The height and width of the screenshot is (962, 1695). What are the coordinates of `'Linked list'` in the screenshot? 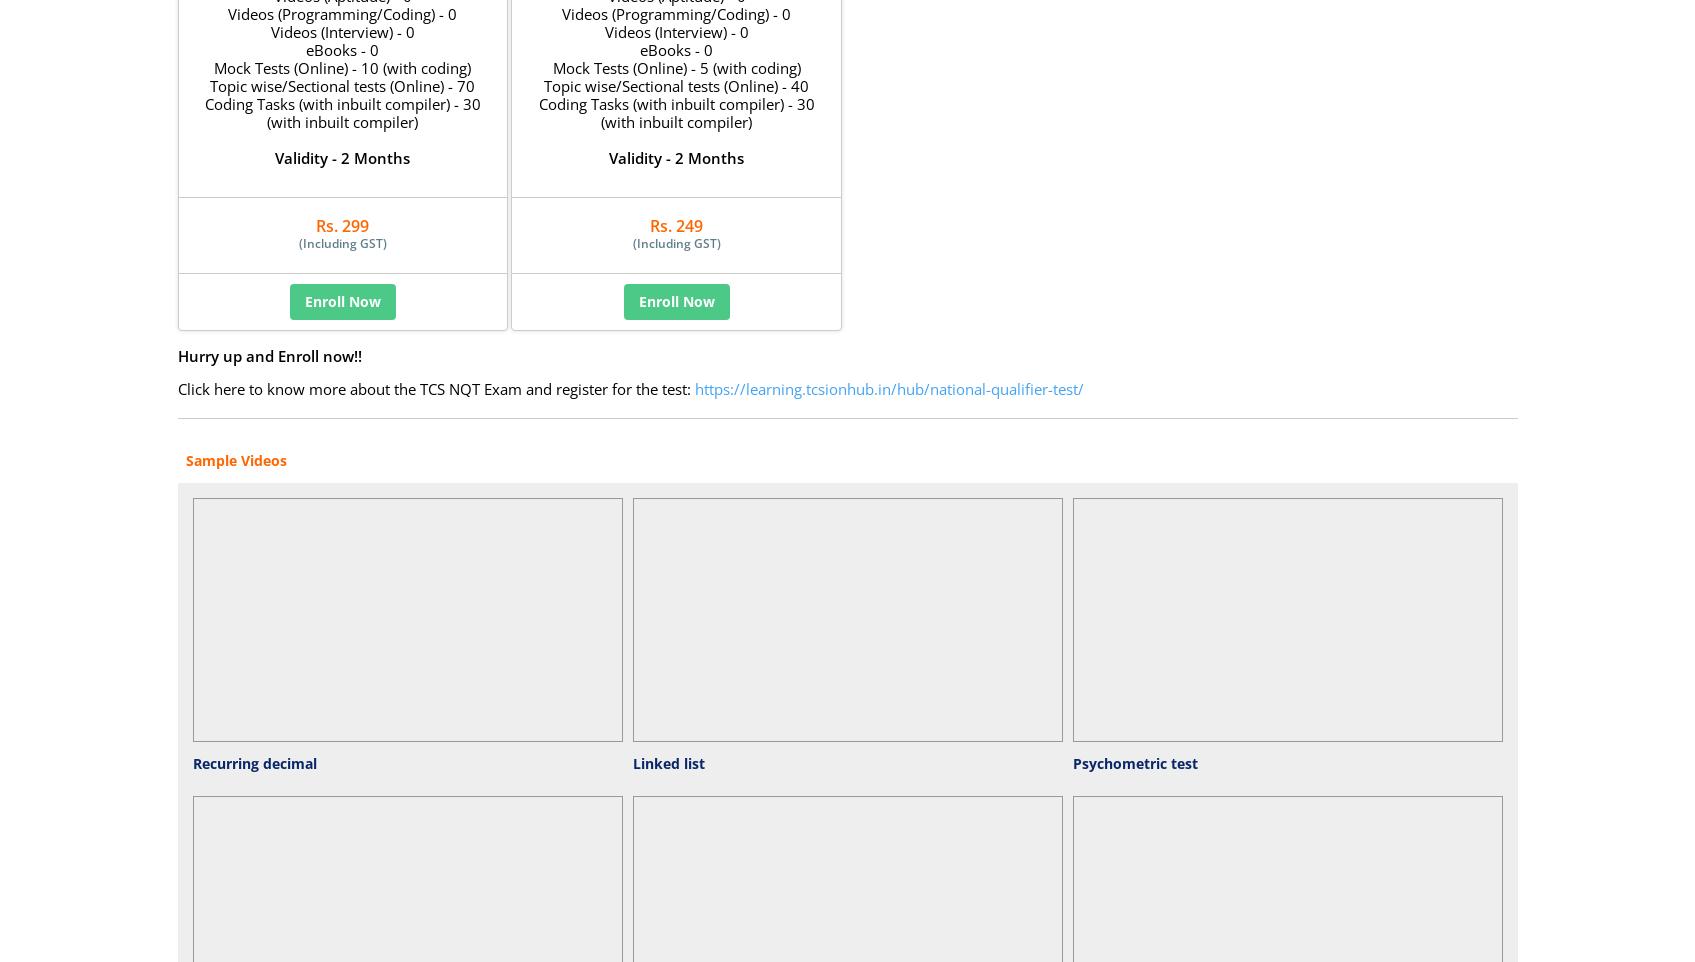 It's located at (667, 763).